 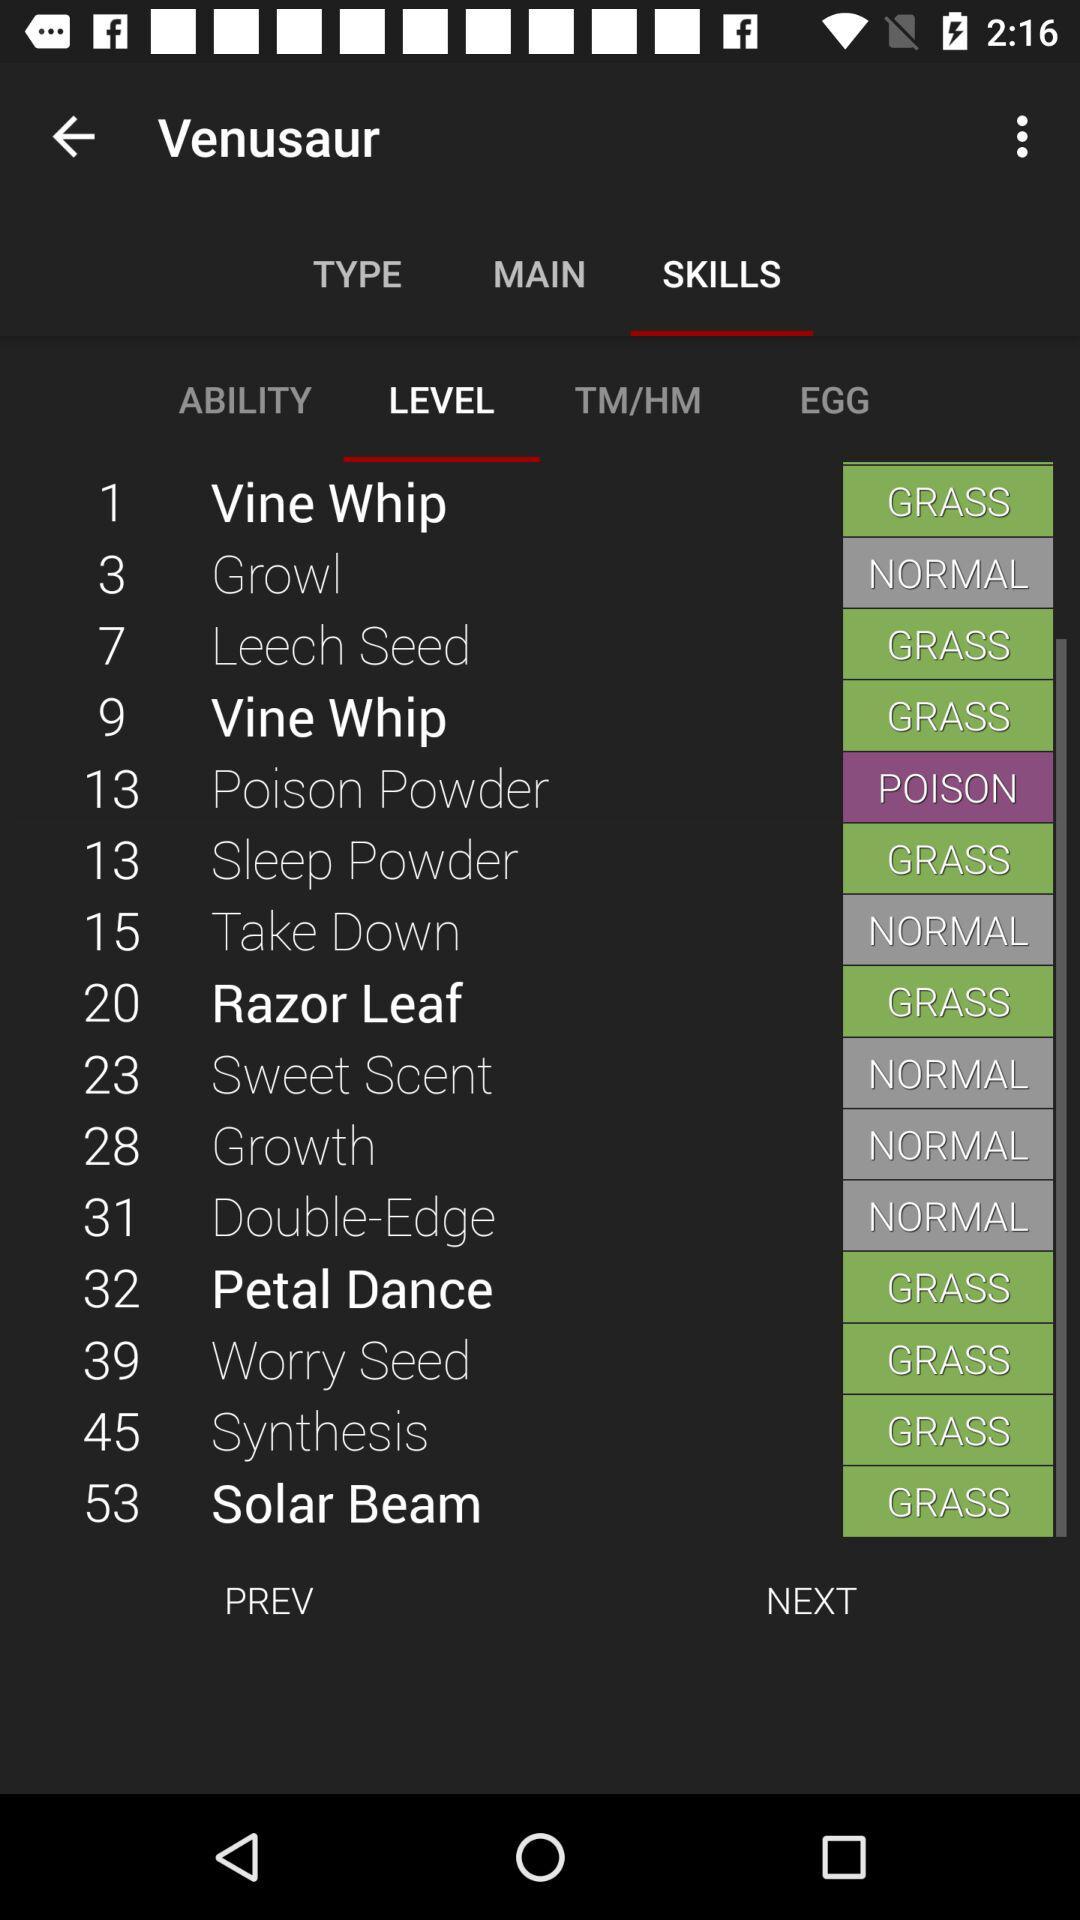 What do you see at coordinates (525, 928) in the screenshot?
I see `the icon to the right of 13` at bounding box center [525, 928].